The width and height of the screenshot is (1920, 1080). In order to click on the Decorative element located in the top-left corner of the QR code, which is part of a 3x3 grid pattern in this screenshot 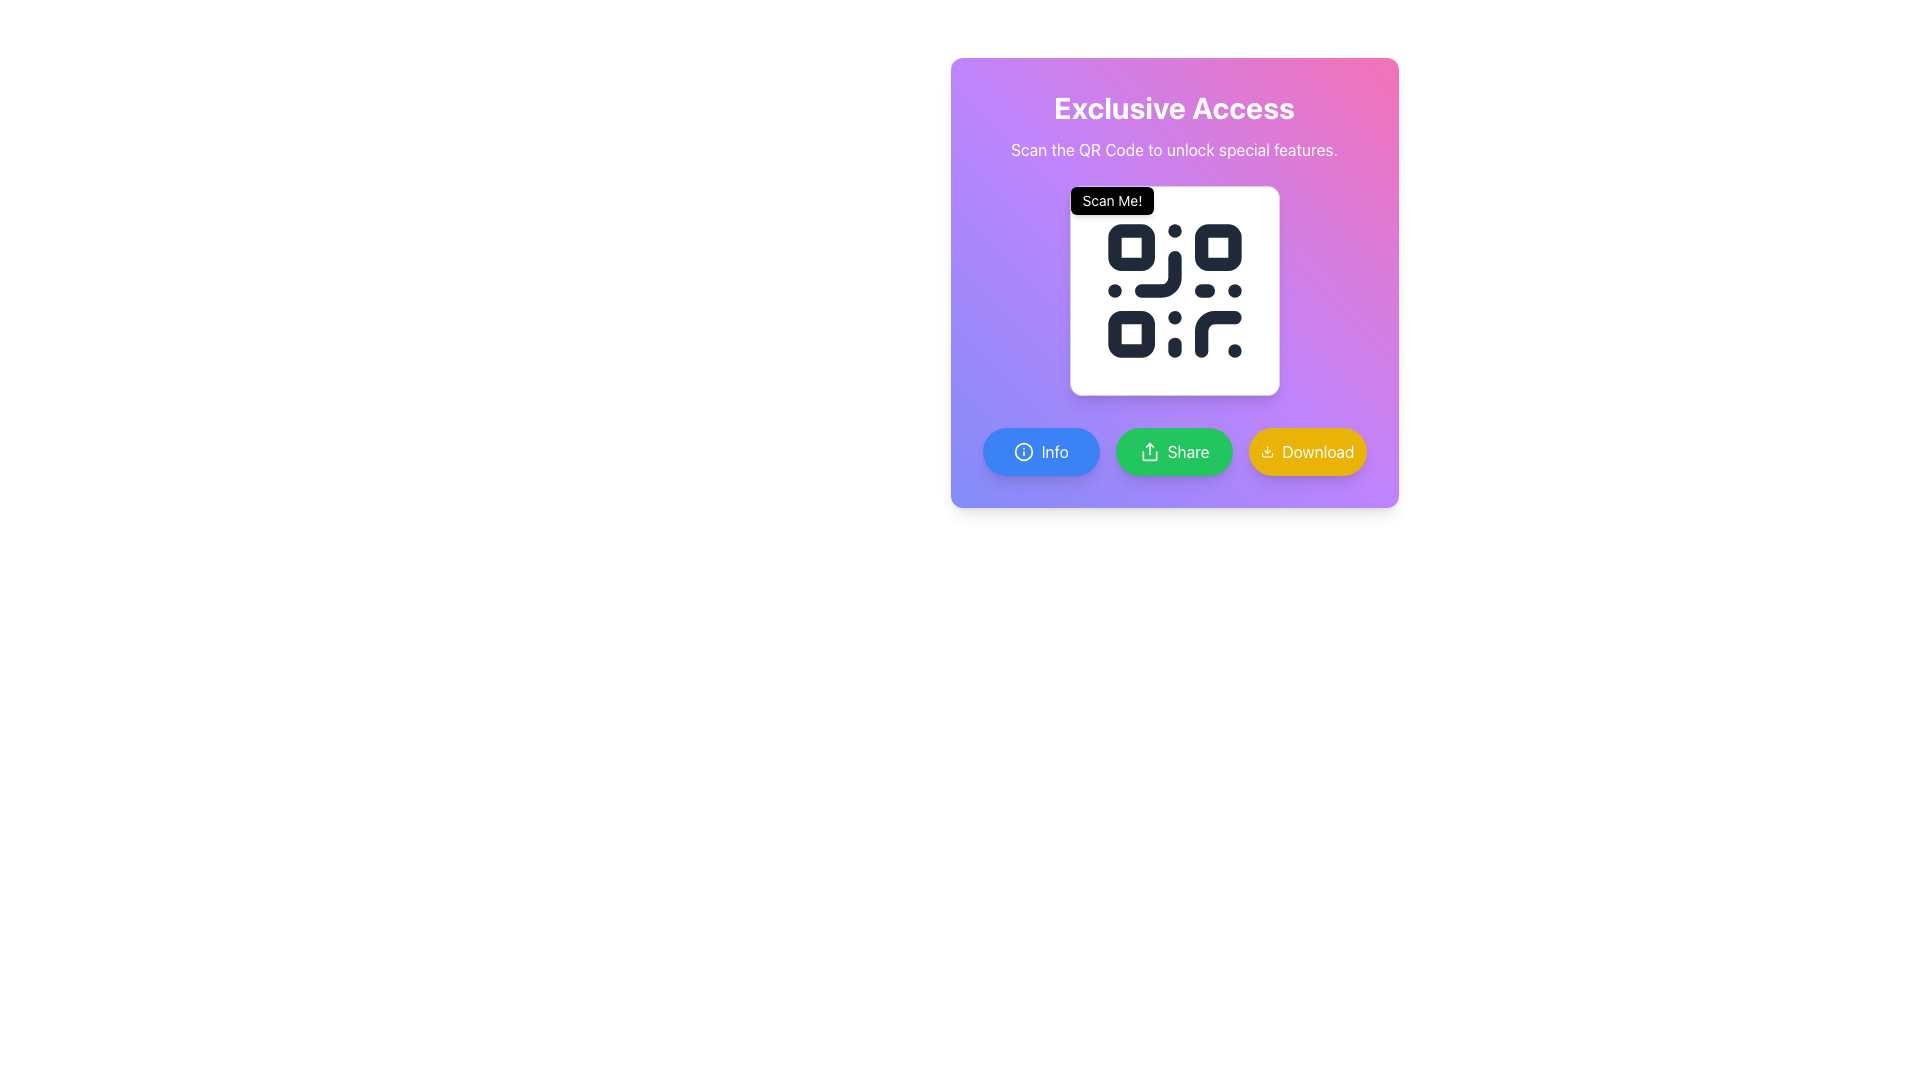, I will do `click(1131, 246)`.